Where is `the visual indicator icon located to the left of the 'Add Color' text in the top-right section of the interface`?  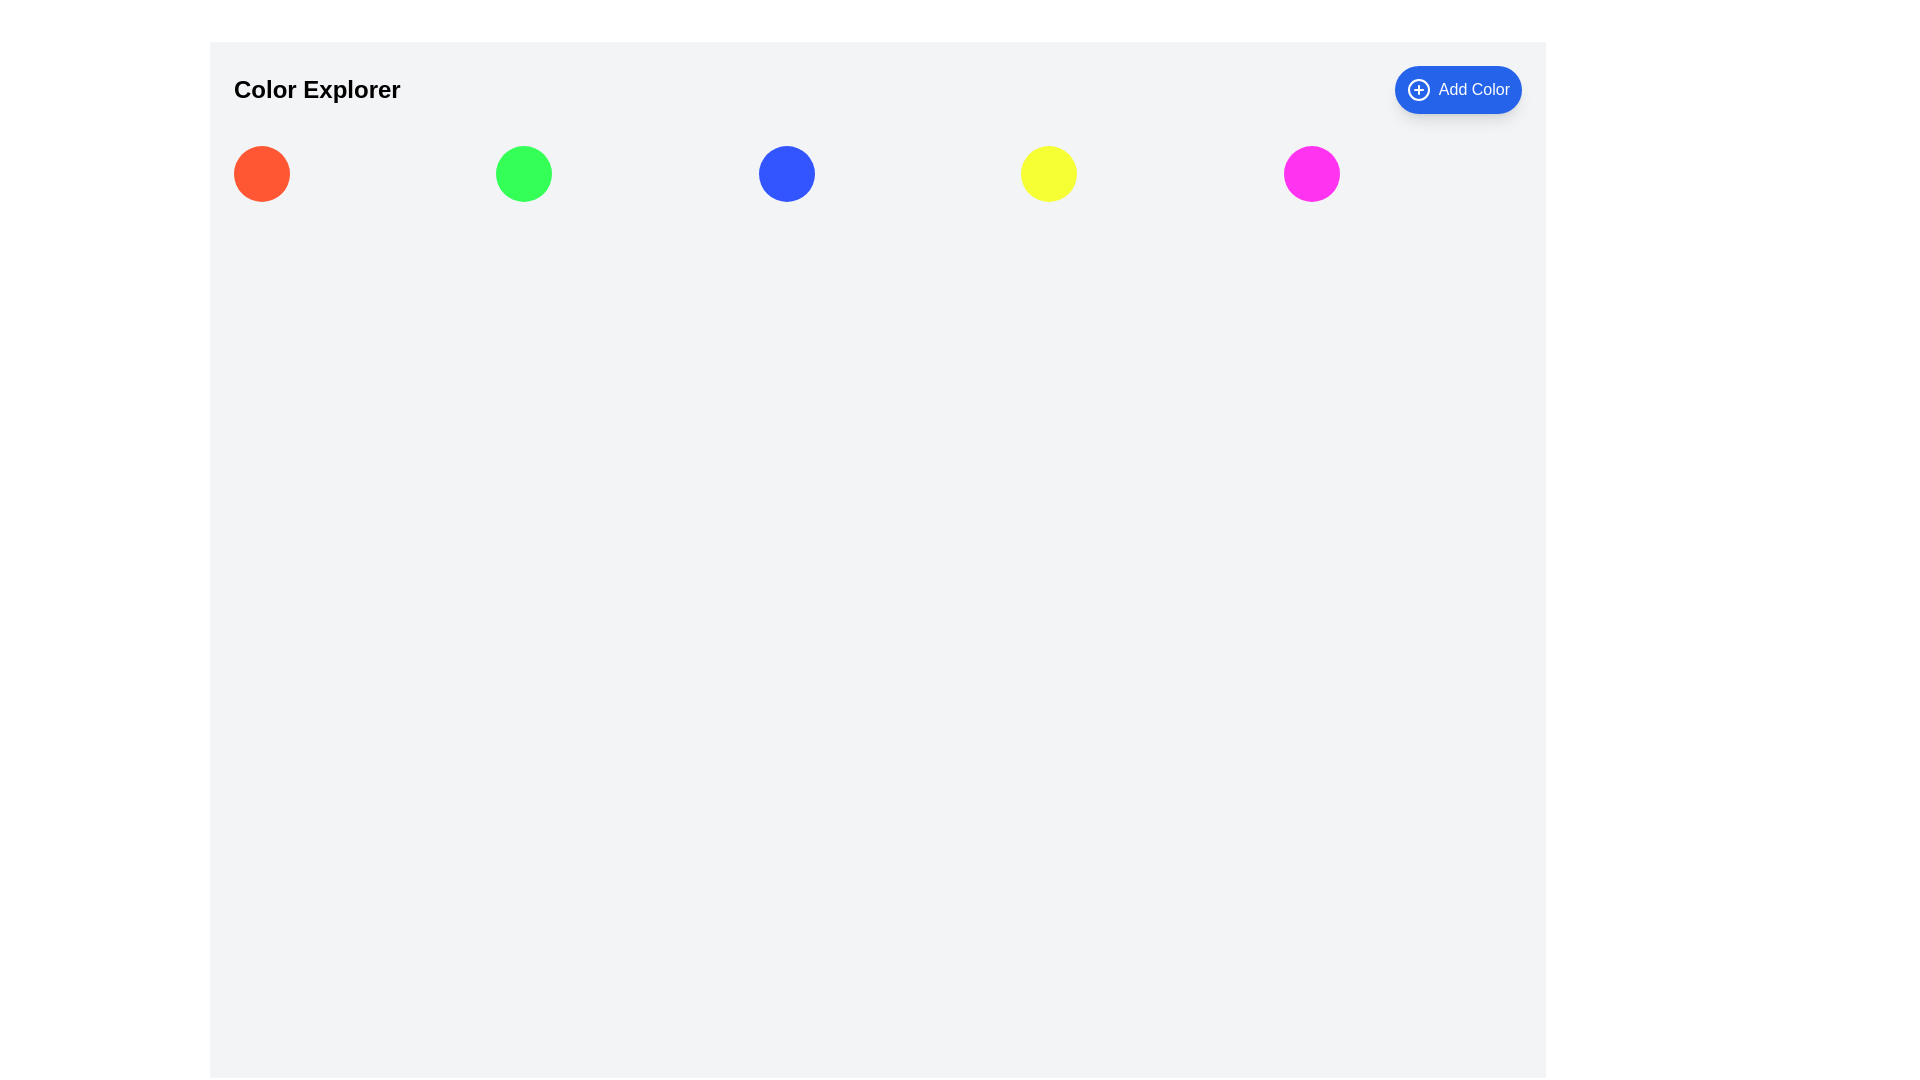 the visual indicator icon located to the left of the 'Add Color' text in the top-right section of the interface is located at coordinates (1417, 88).